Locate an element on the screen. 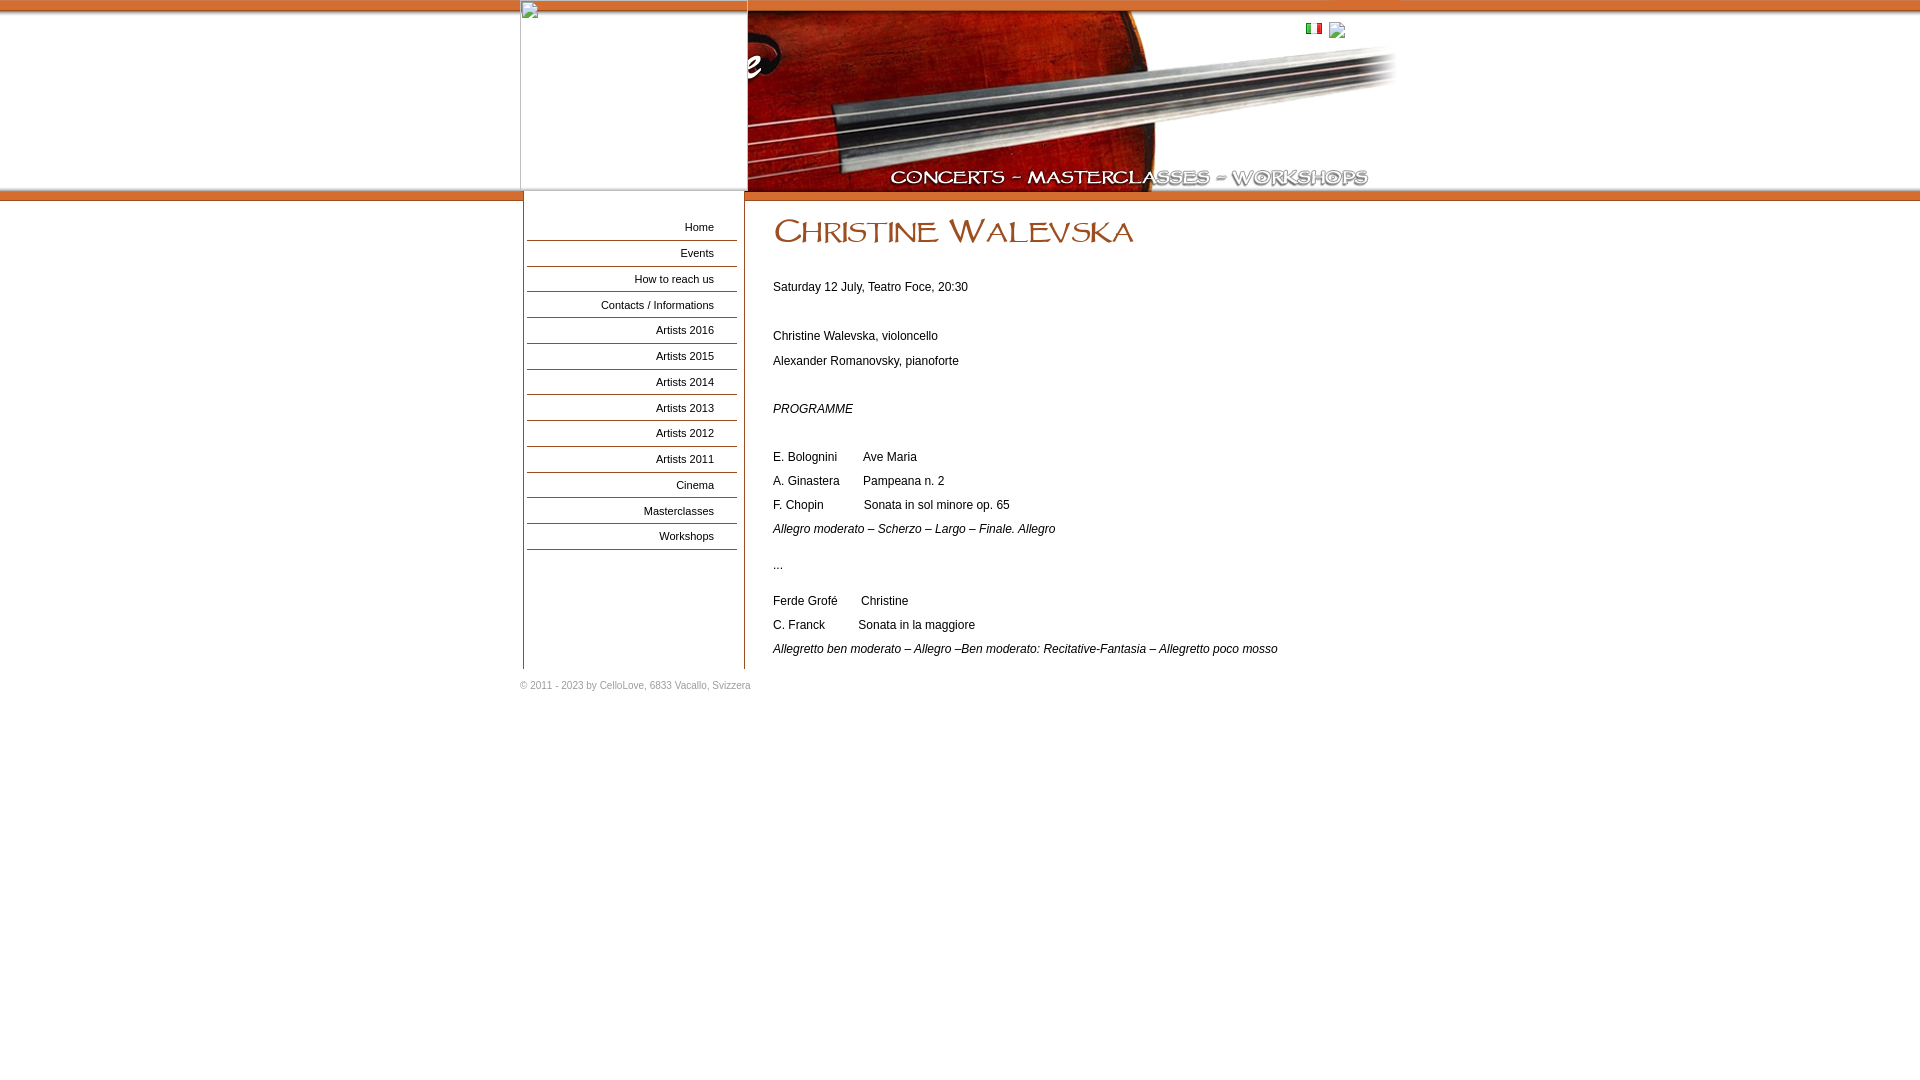  'Events' is located at coordinates (631, 253).